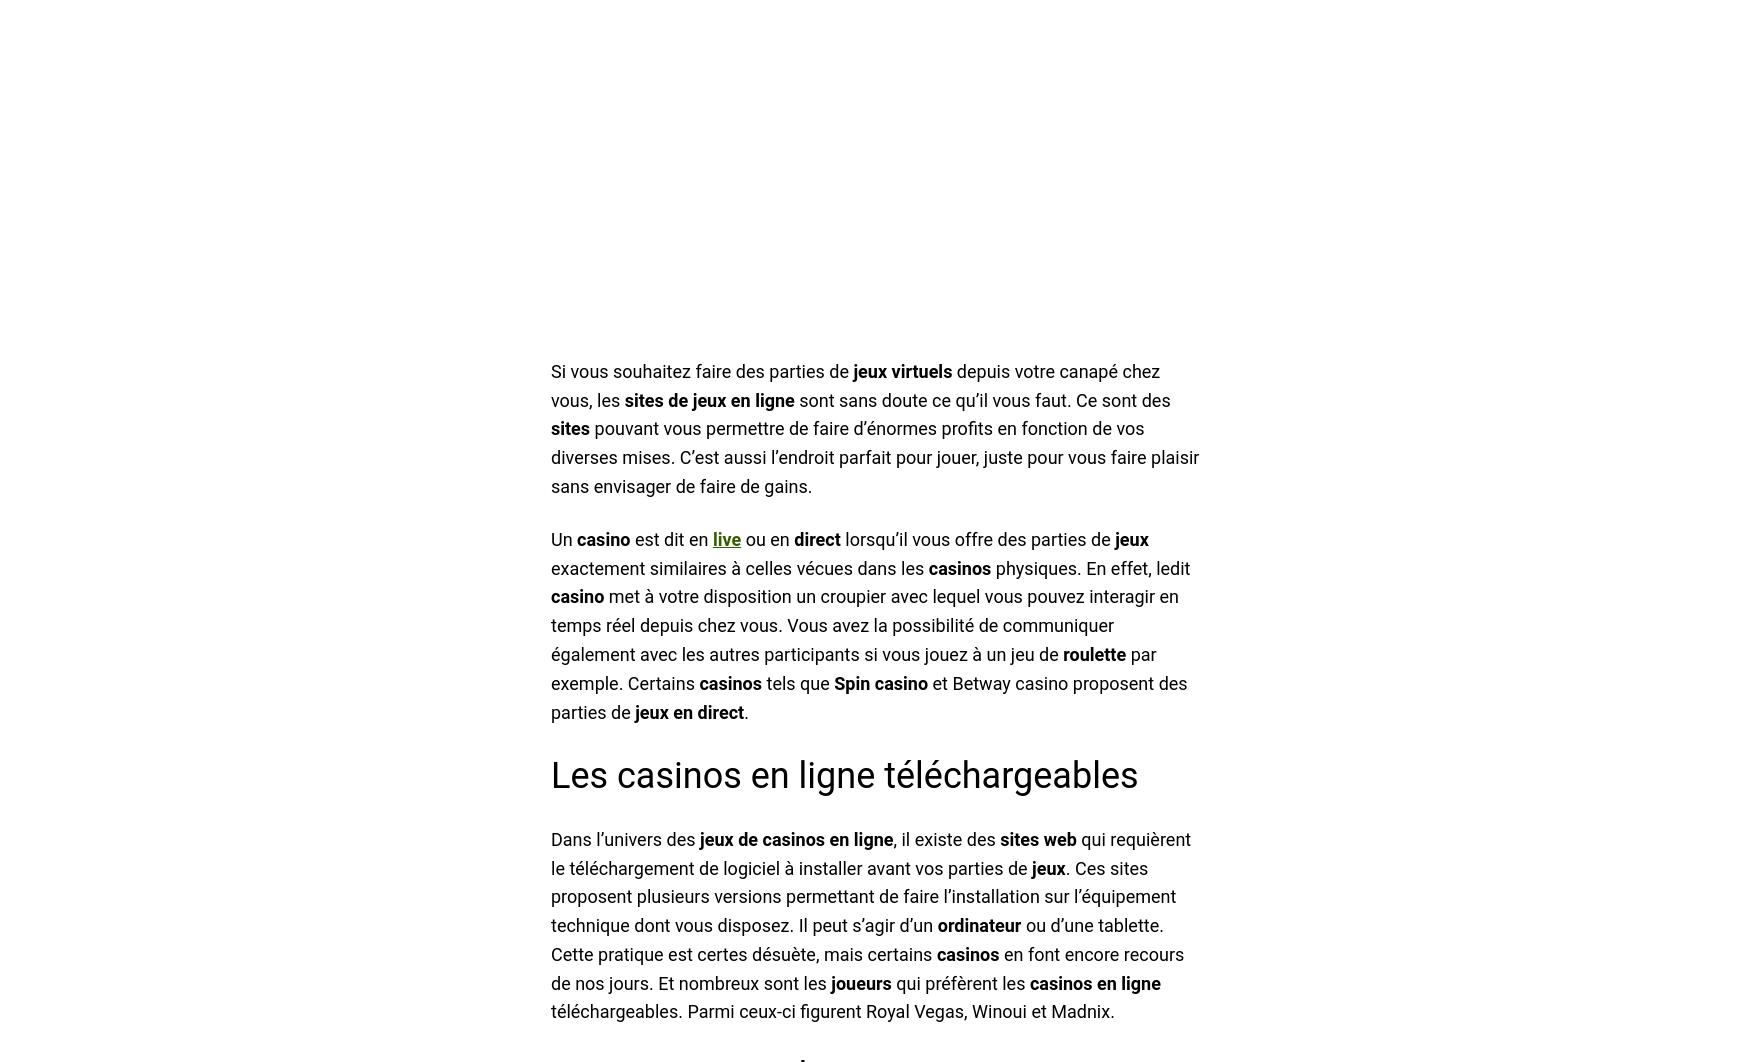 Image resolution: width=1752 pixels, height=1062 pixels. What do you see at coordinates (839, 538) in the screenshot?
I see `'lorsqu’il vous offre des parties de'` at bounding box center [839, 538].